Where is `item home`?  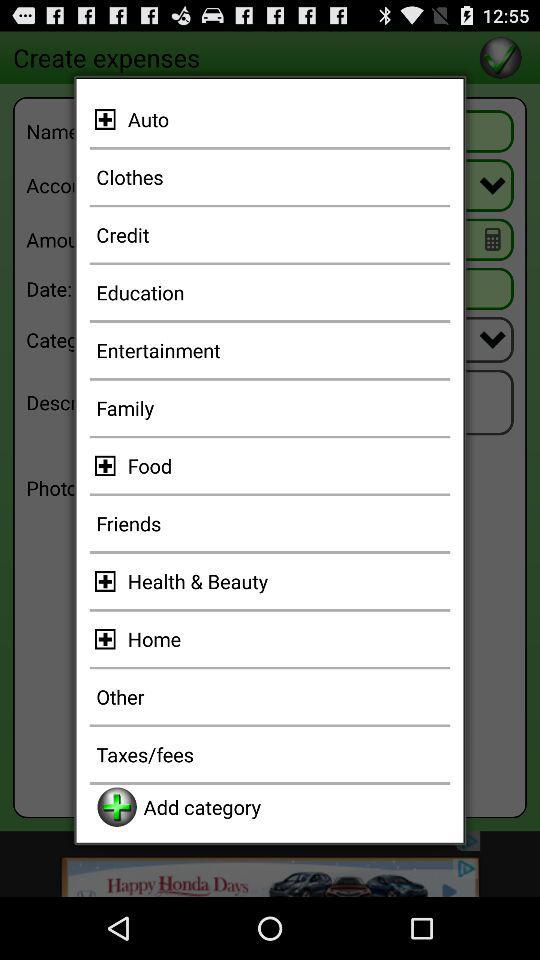 item home is located at coordinates (108, 638).